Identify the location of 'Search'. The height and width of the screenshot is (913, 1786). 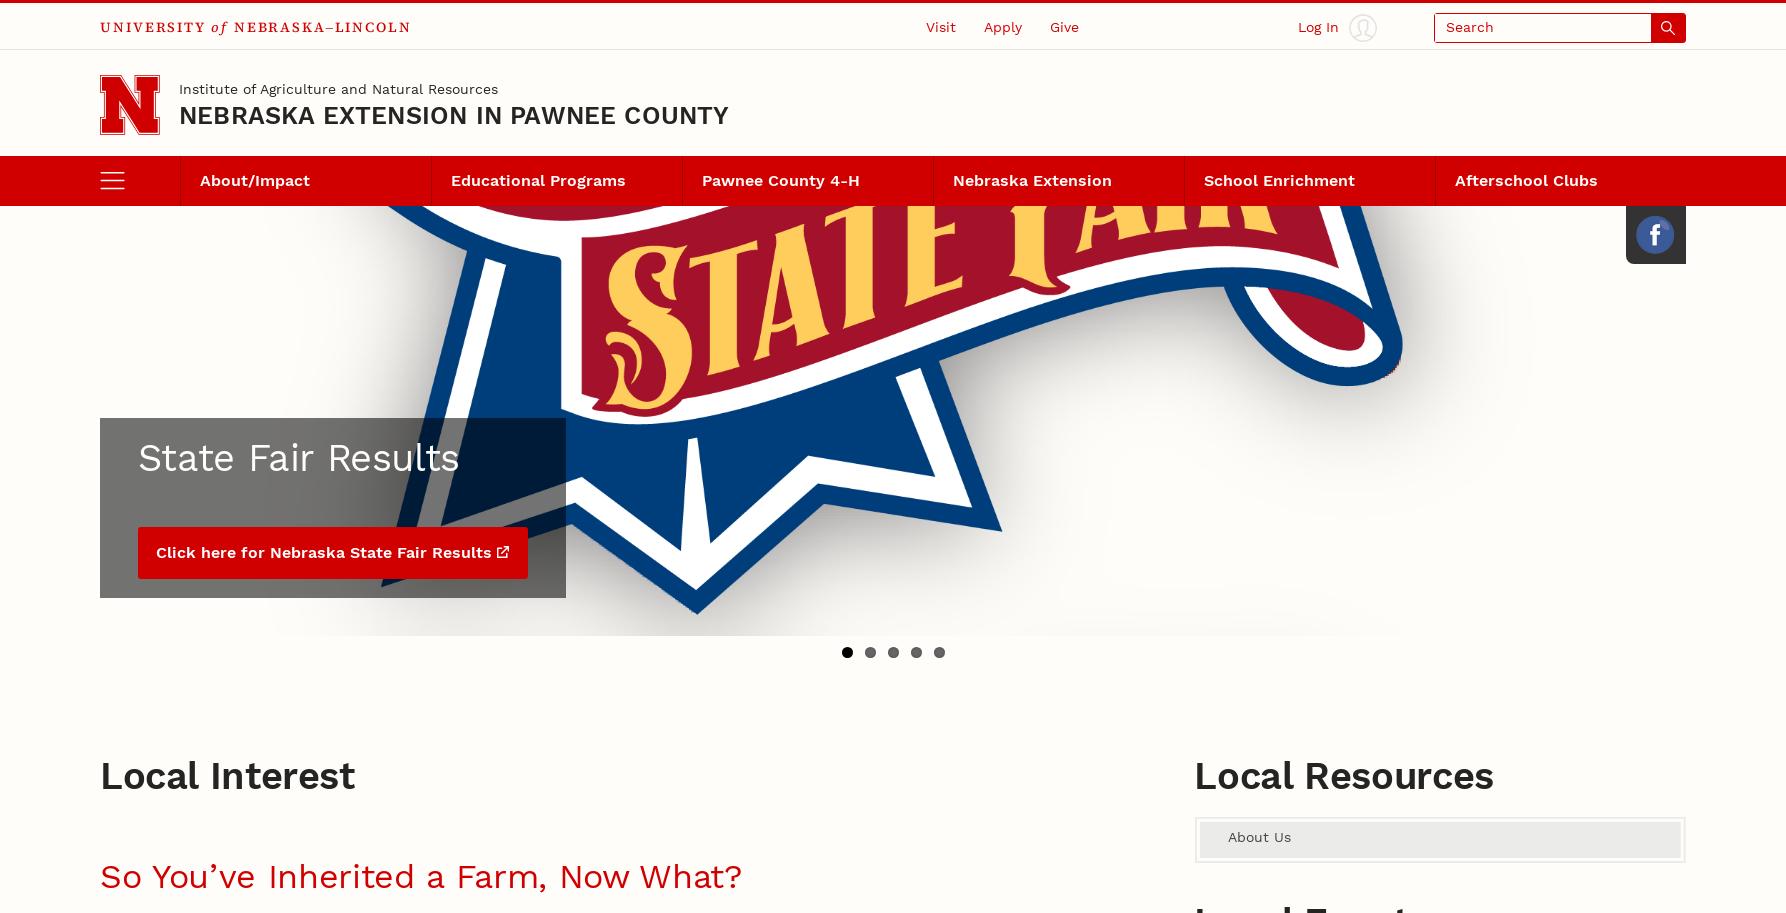
(126, 84).